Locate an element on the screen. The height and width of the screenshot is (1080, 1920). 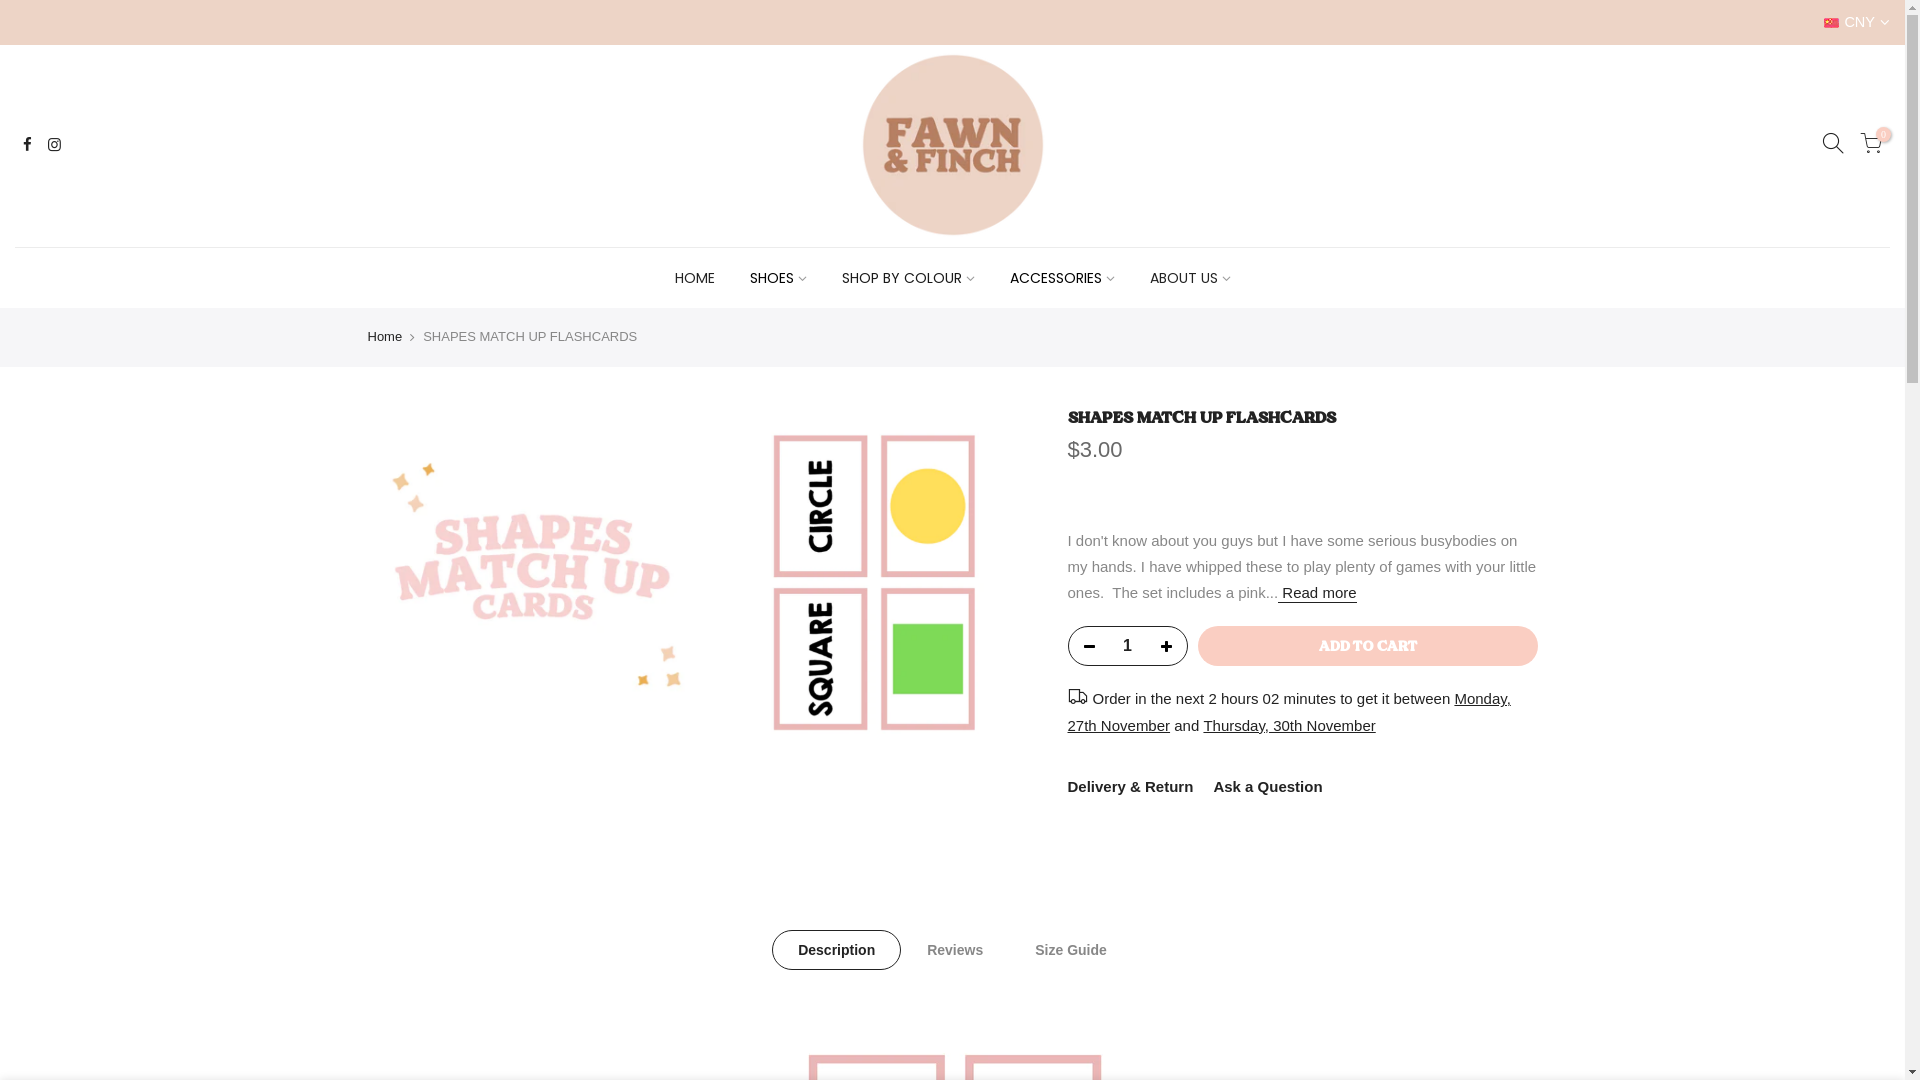
'SHOES' is located at coordinates (776, 277).